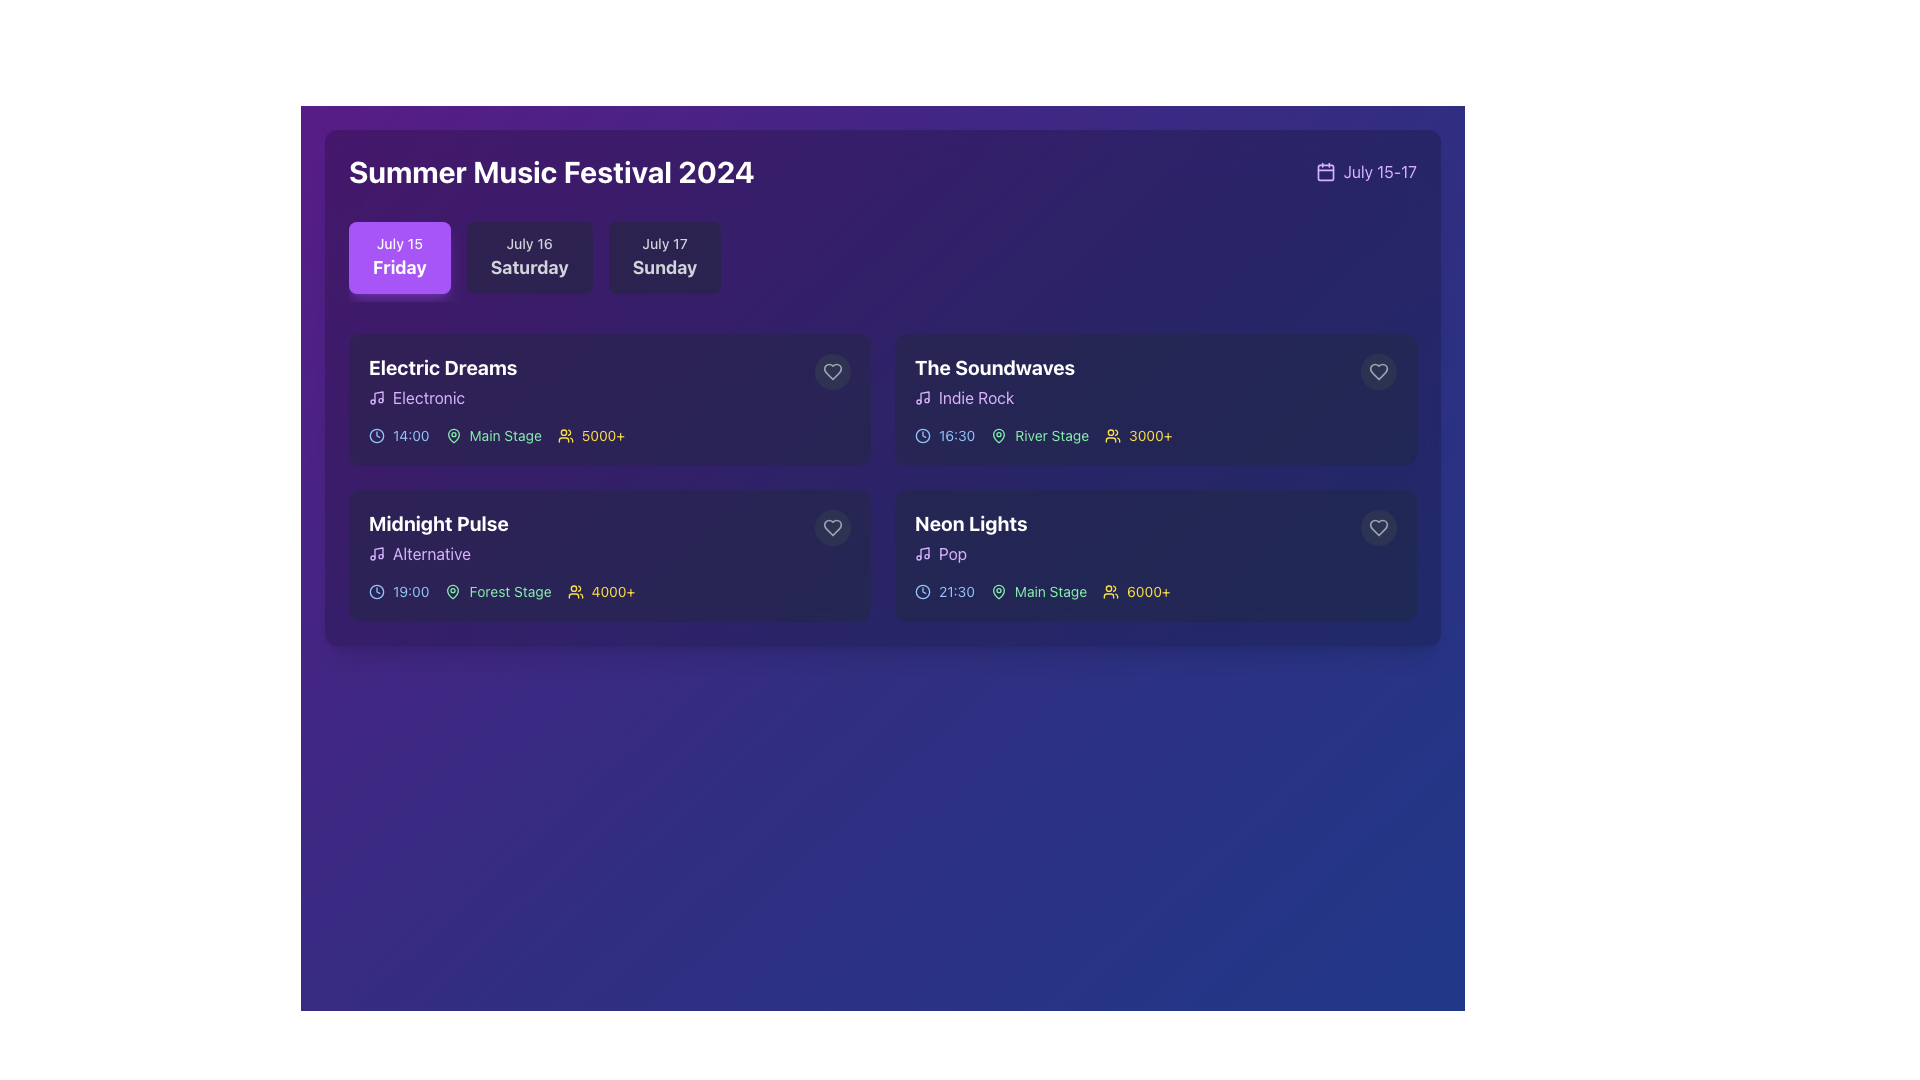 The width and height of the screenshot is (1920, 1080). Describe the element at coordinates (437, 523) in the screenshot. I see `the 'Midnight Pulse' text label, which is styled in bold and large white font against a dark background, positioned at the top of the event details card` at that location.